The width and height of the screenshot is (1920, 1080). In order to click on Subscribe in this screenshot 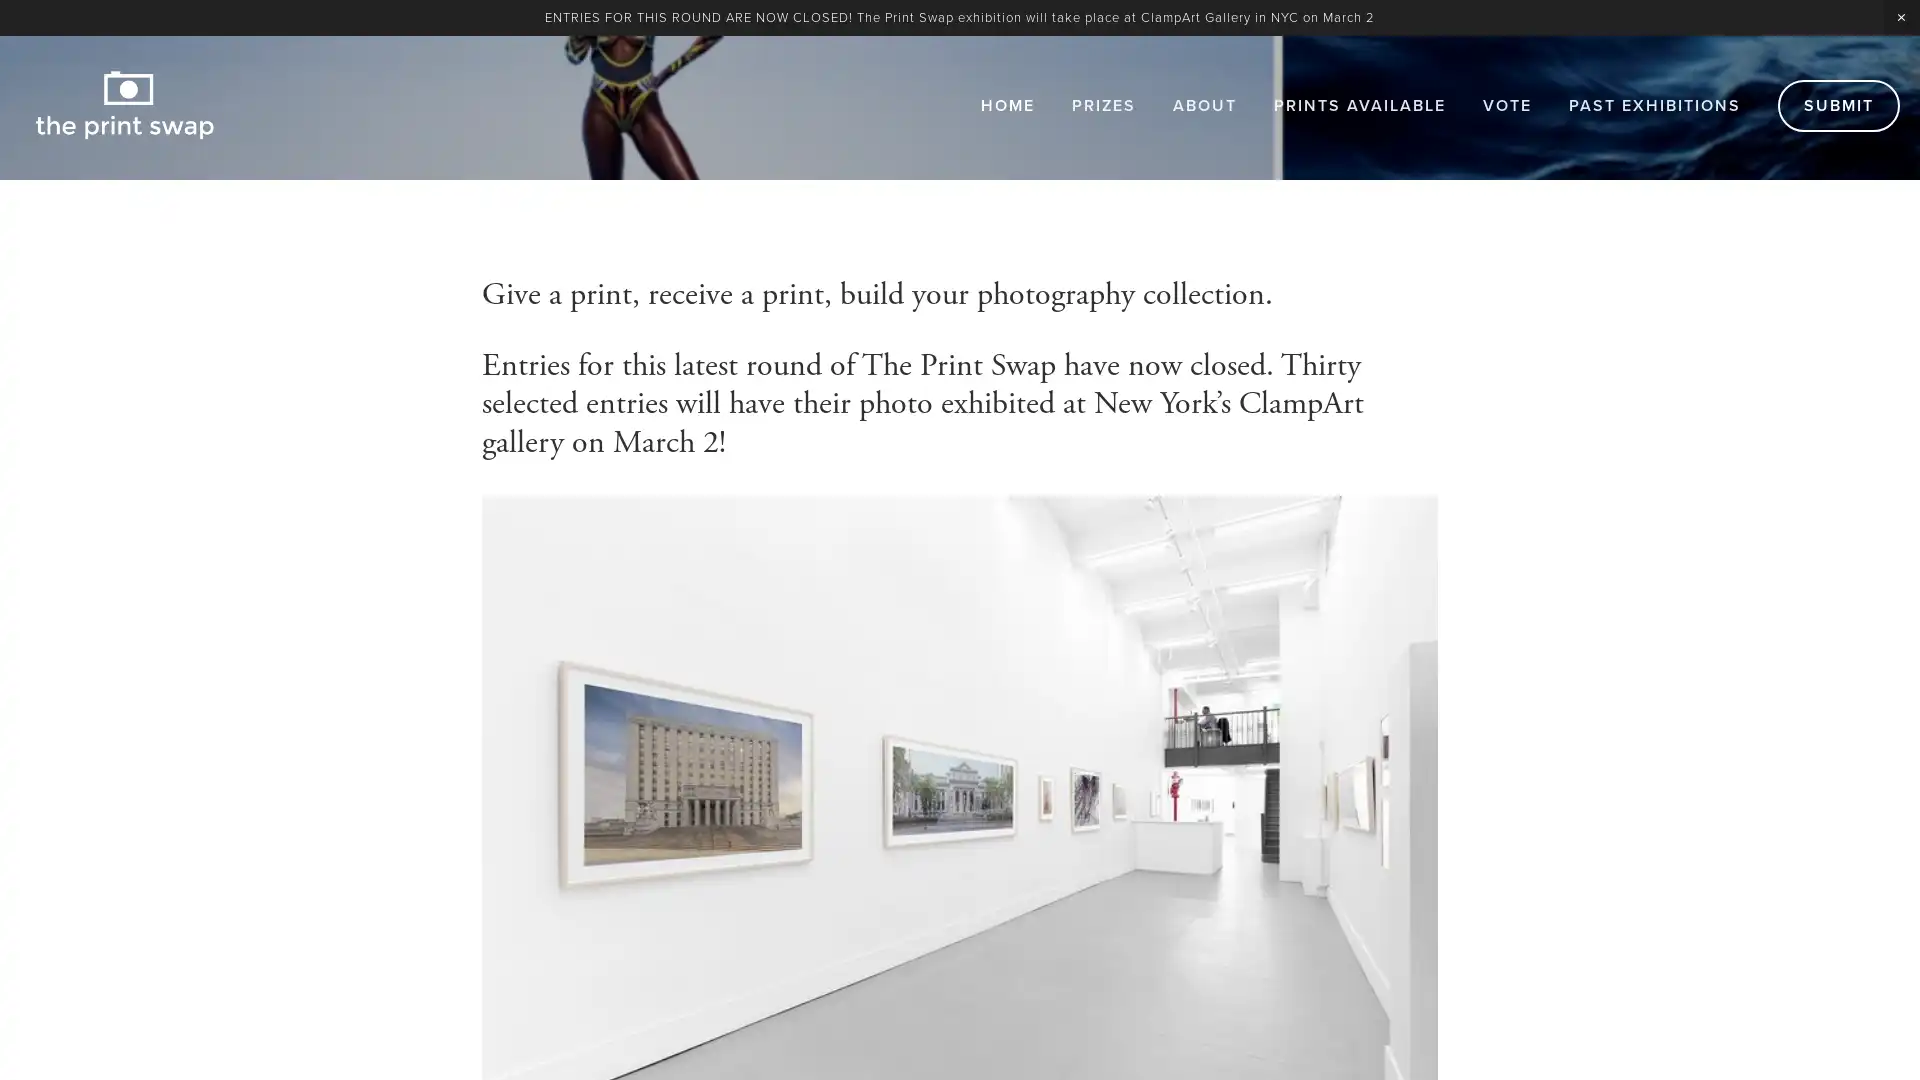, I will do `click(1129, 530)`.